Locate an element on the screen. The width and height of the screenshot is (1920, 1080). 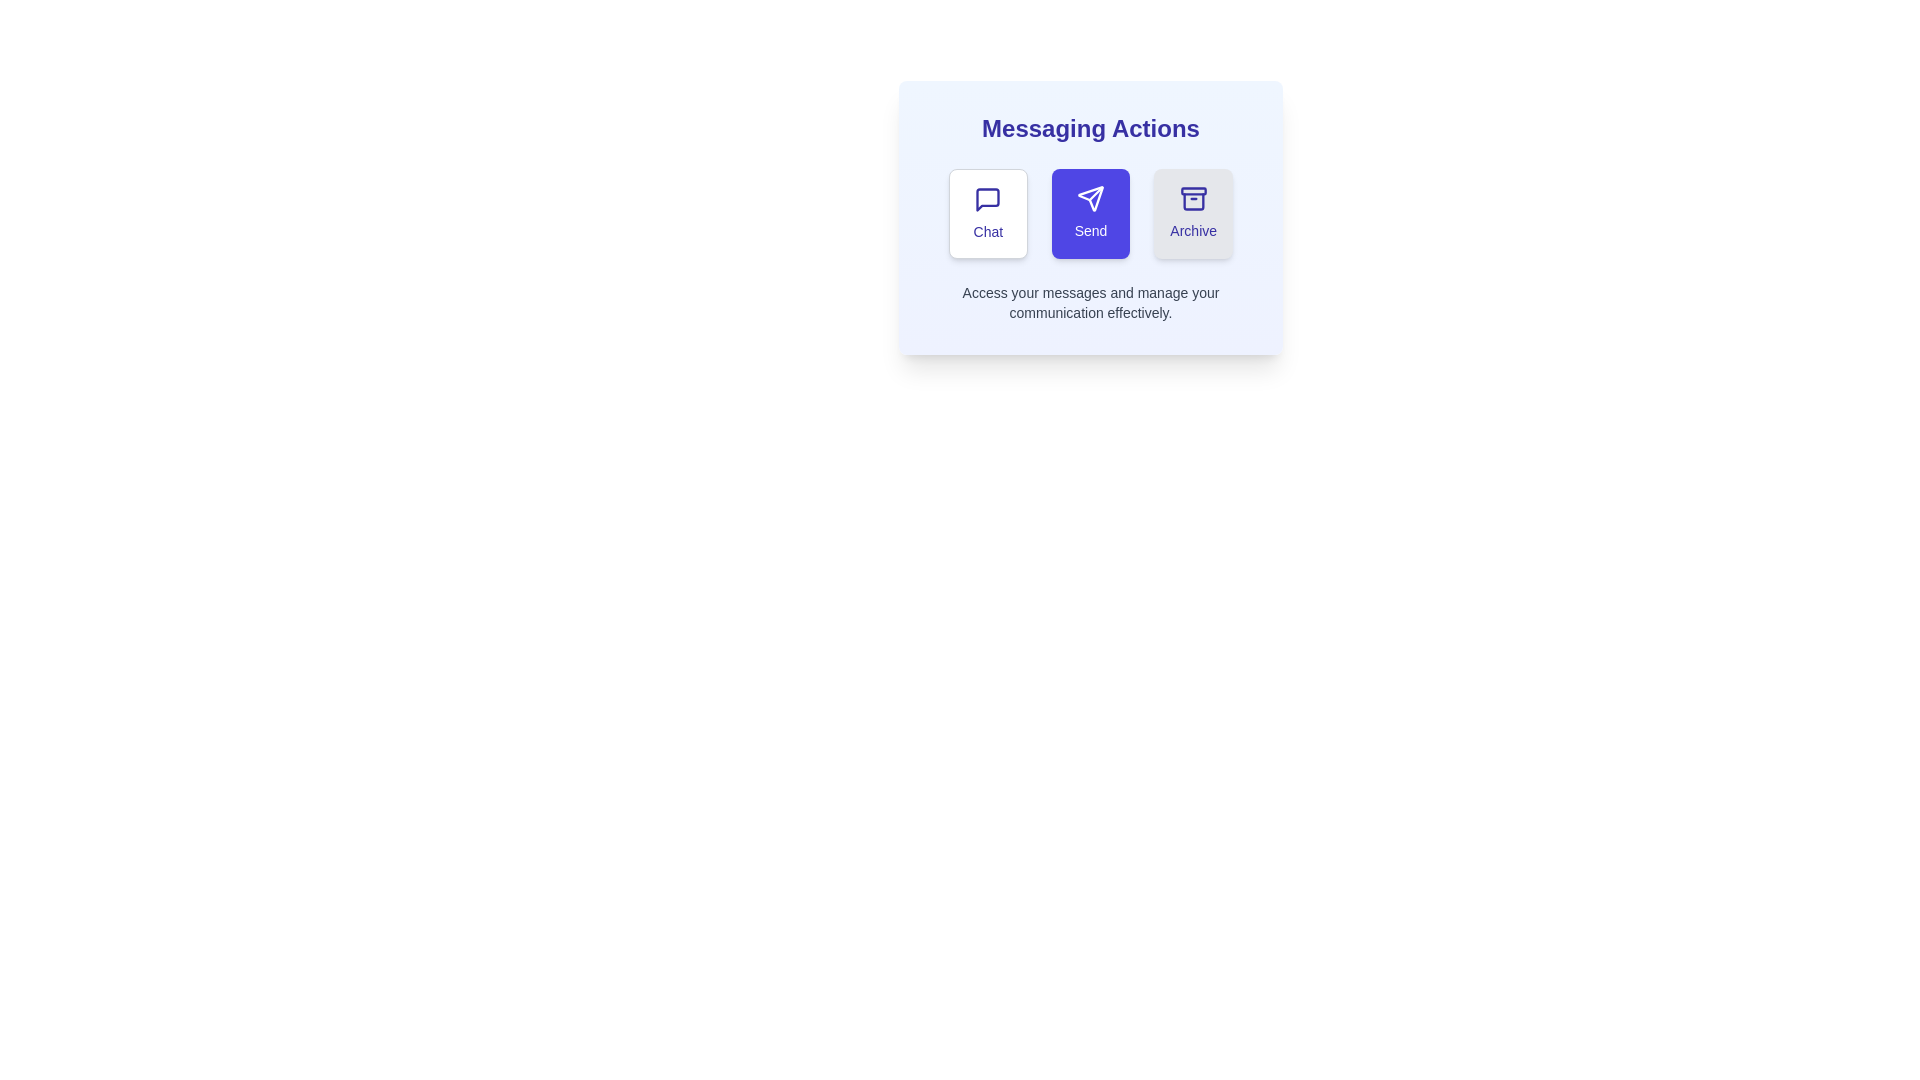
the static text block that provides descriptive information or guidance, located at the bottom of the card layout, beneath the buttons labeled 'Chat,' 'Send,' and 'Archive.' is located at coordinates (1089, 303).